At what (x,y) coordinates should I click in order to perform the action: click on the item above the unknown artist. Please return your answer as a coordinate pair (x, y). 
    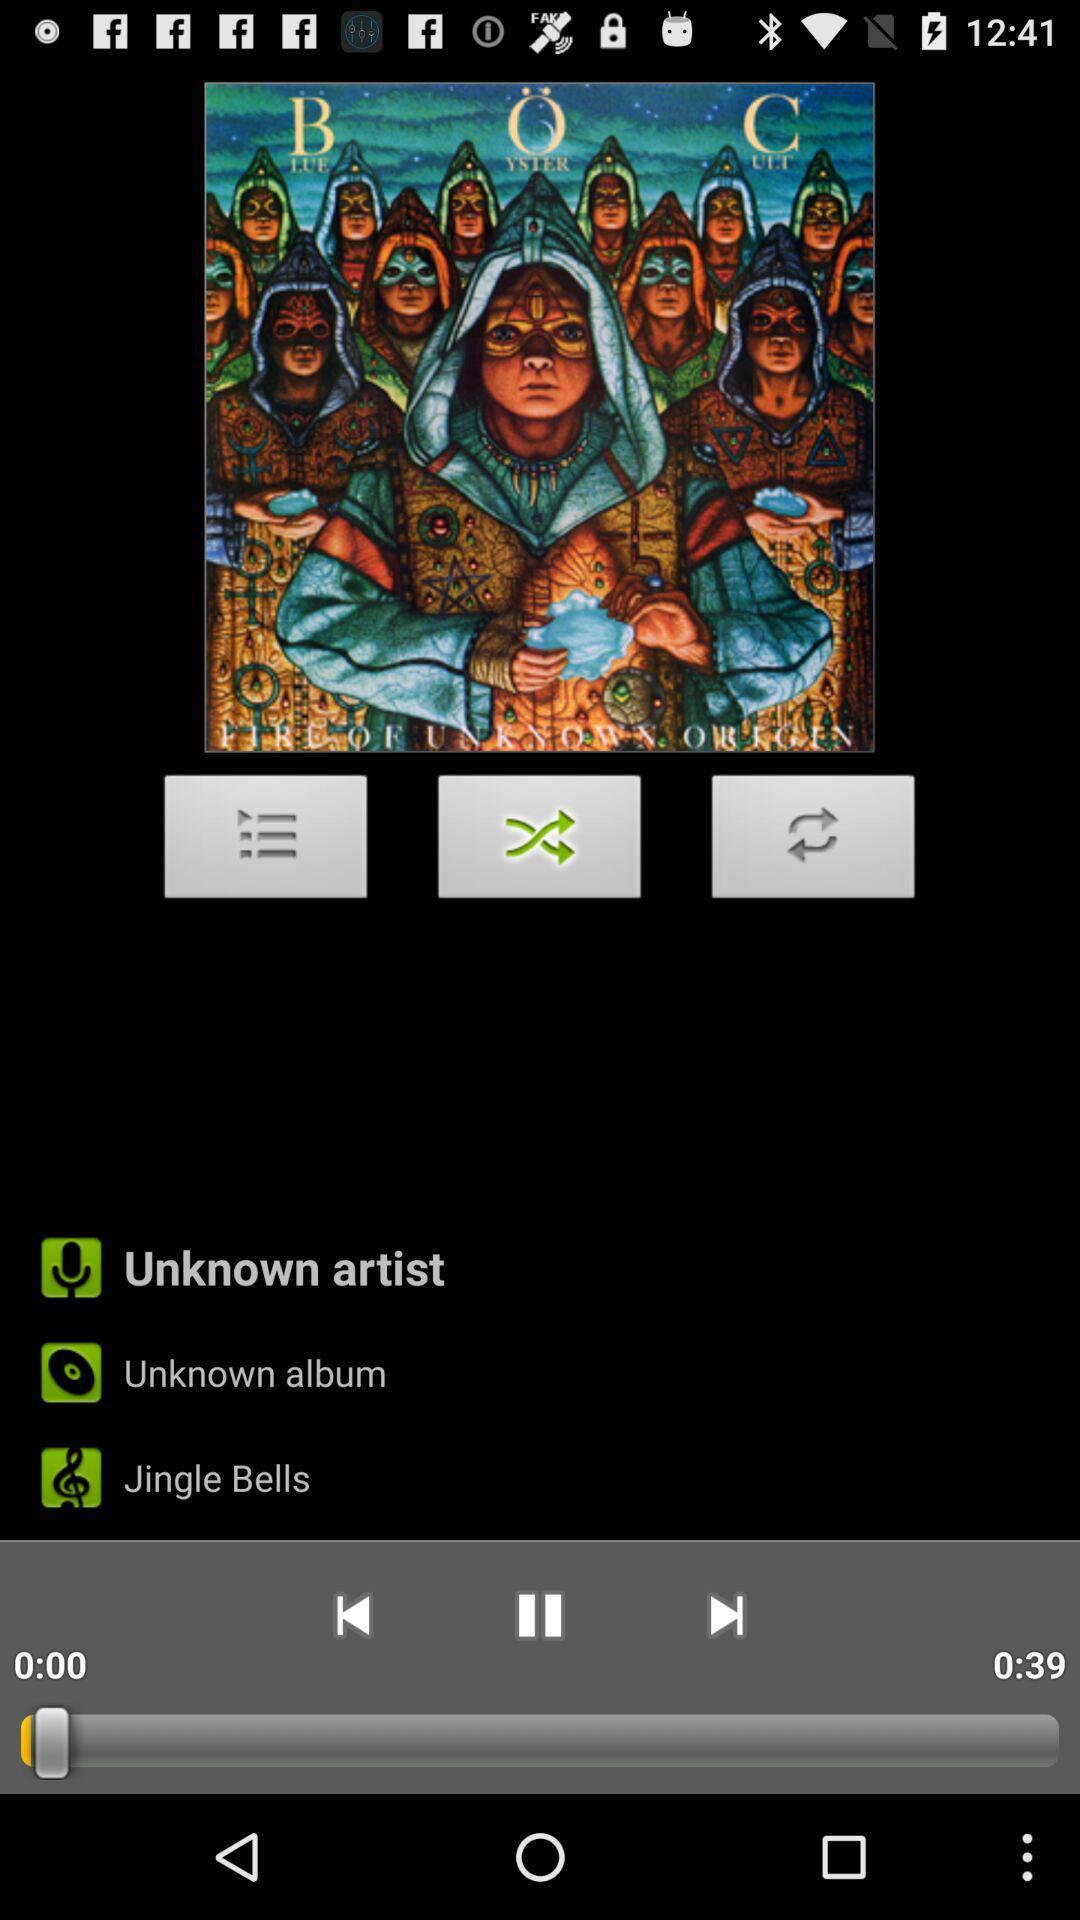
    Looking at the image, I should click on (265, 842).